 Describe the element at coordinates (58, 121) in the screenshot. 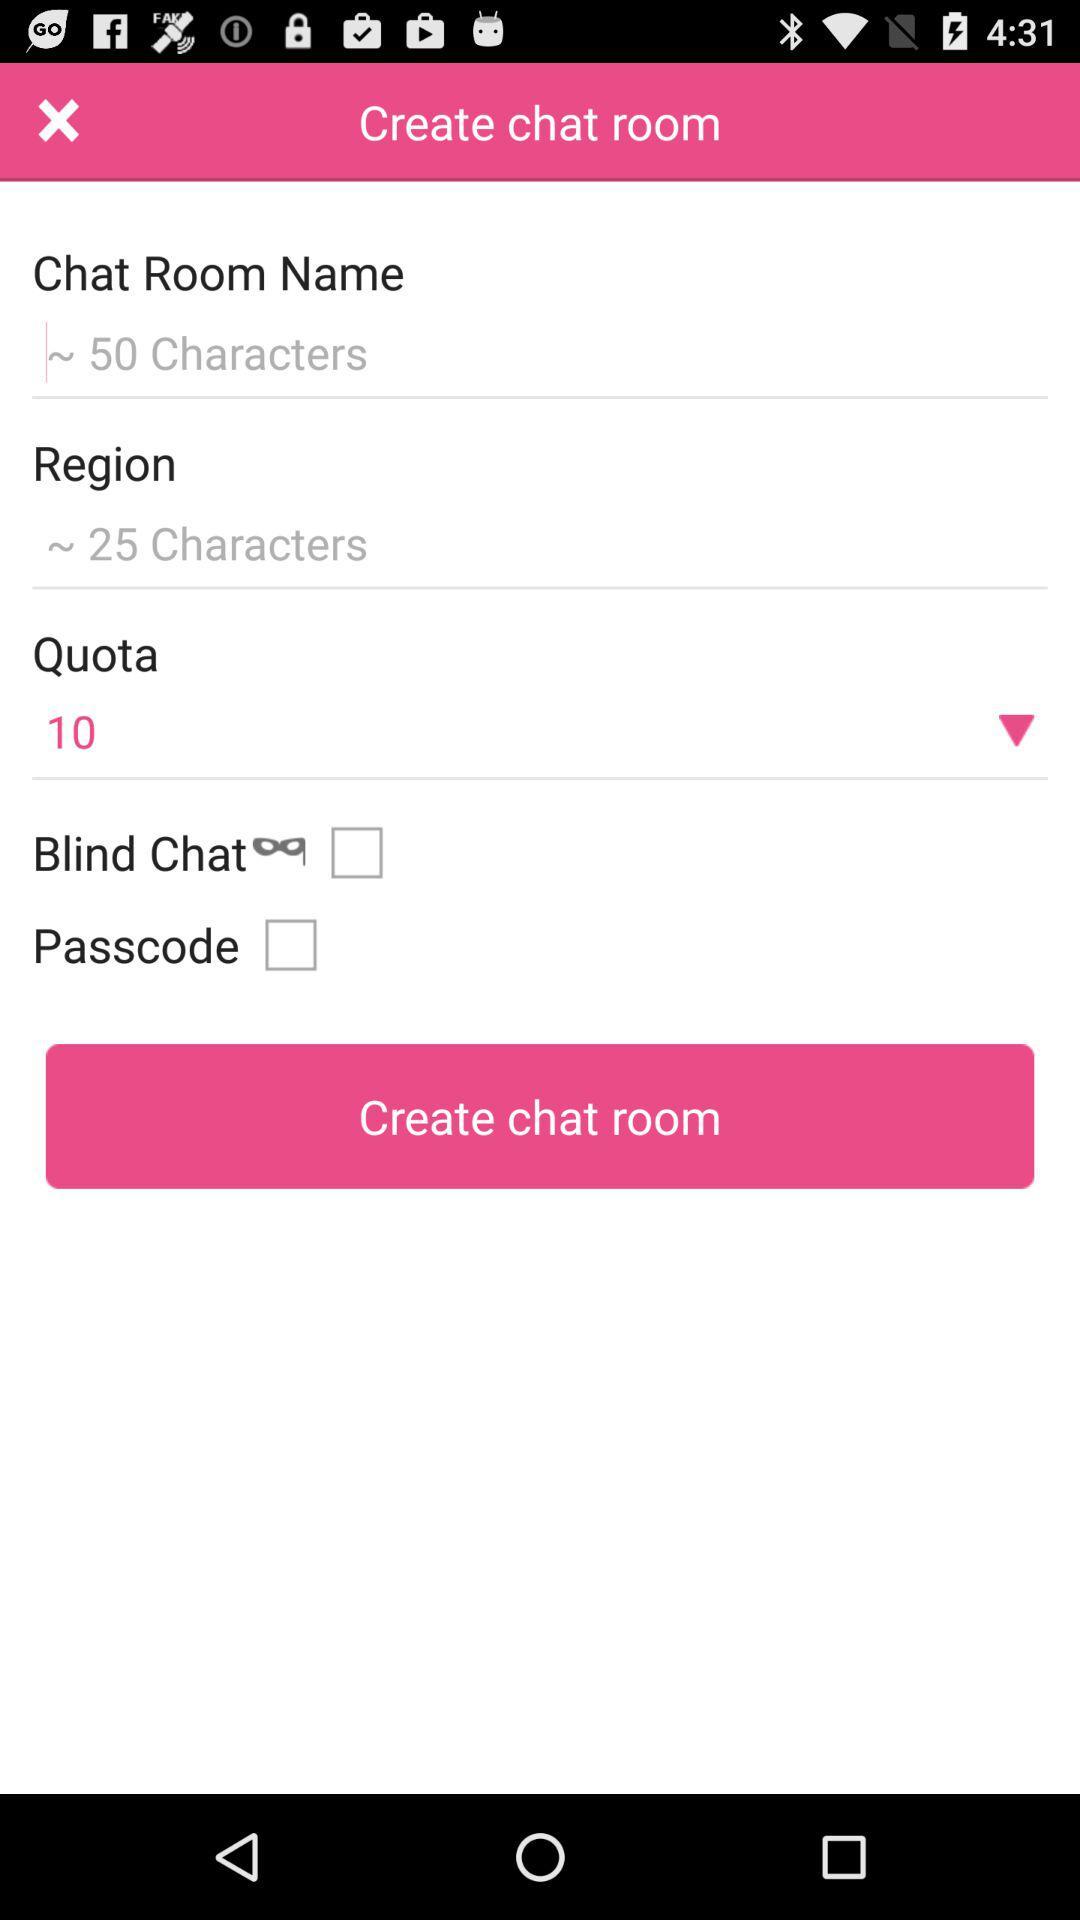

I see `exit` at that location.